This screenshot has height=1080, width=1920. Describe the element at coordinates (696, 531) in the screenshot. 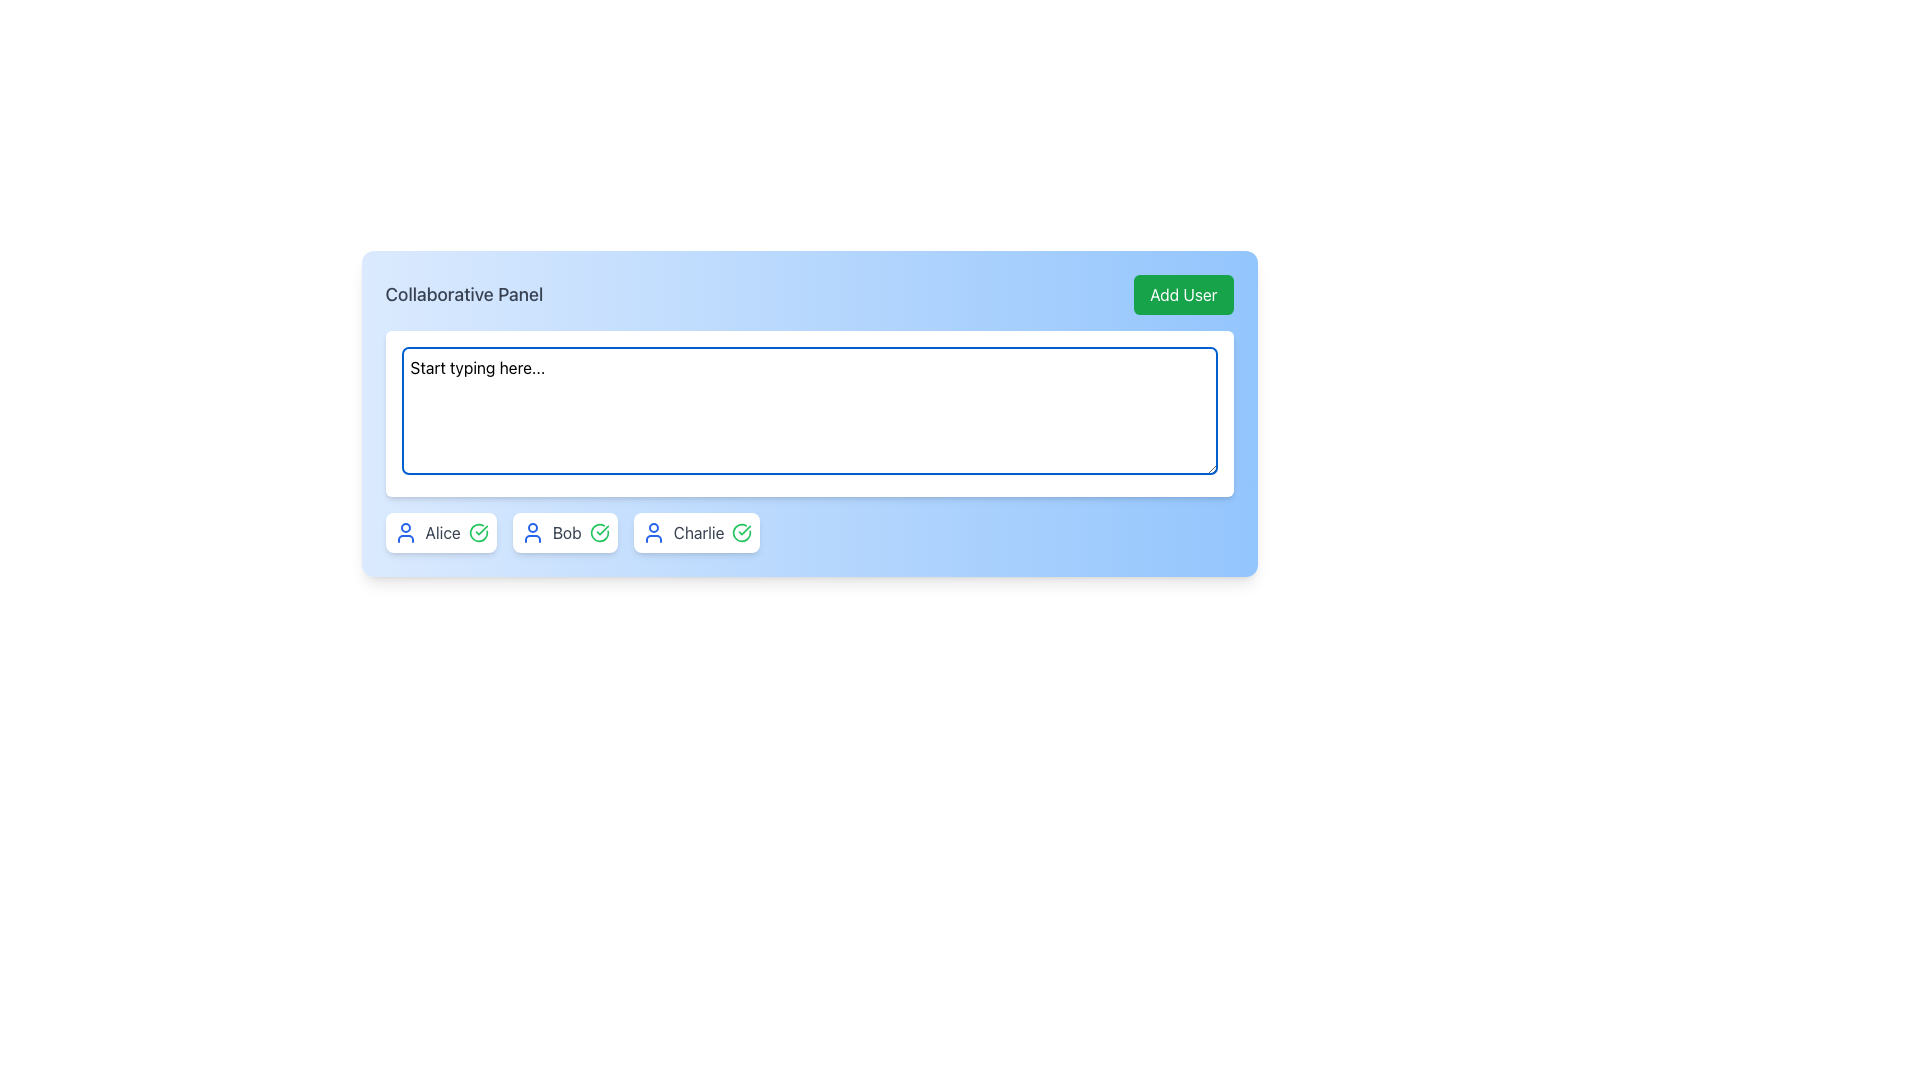

I see `the user entry for 'Charlie' in the Collaborative Panel` at that location.